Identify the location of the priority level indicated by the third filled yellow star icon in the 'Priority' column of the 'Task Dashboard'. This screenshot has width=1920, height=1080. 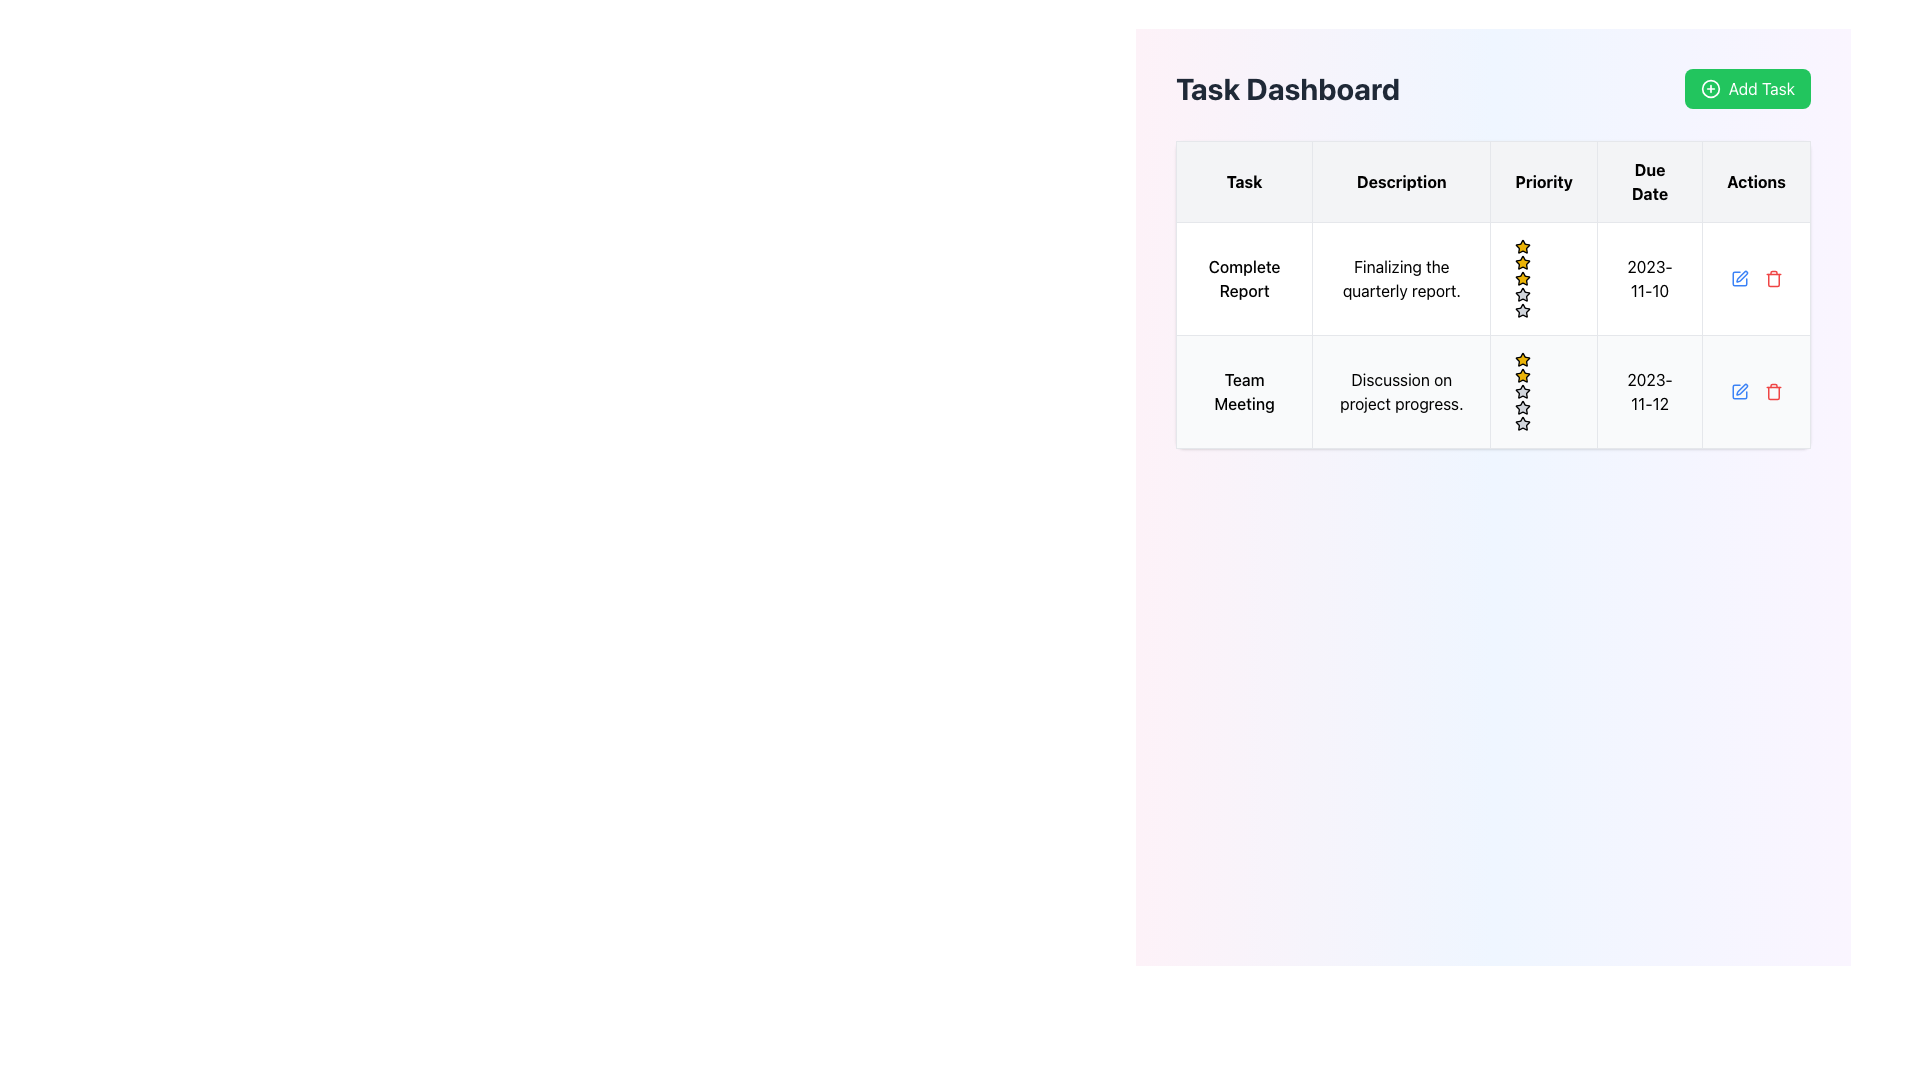
(1522, 261).